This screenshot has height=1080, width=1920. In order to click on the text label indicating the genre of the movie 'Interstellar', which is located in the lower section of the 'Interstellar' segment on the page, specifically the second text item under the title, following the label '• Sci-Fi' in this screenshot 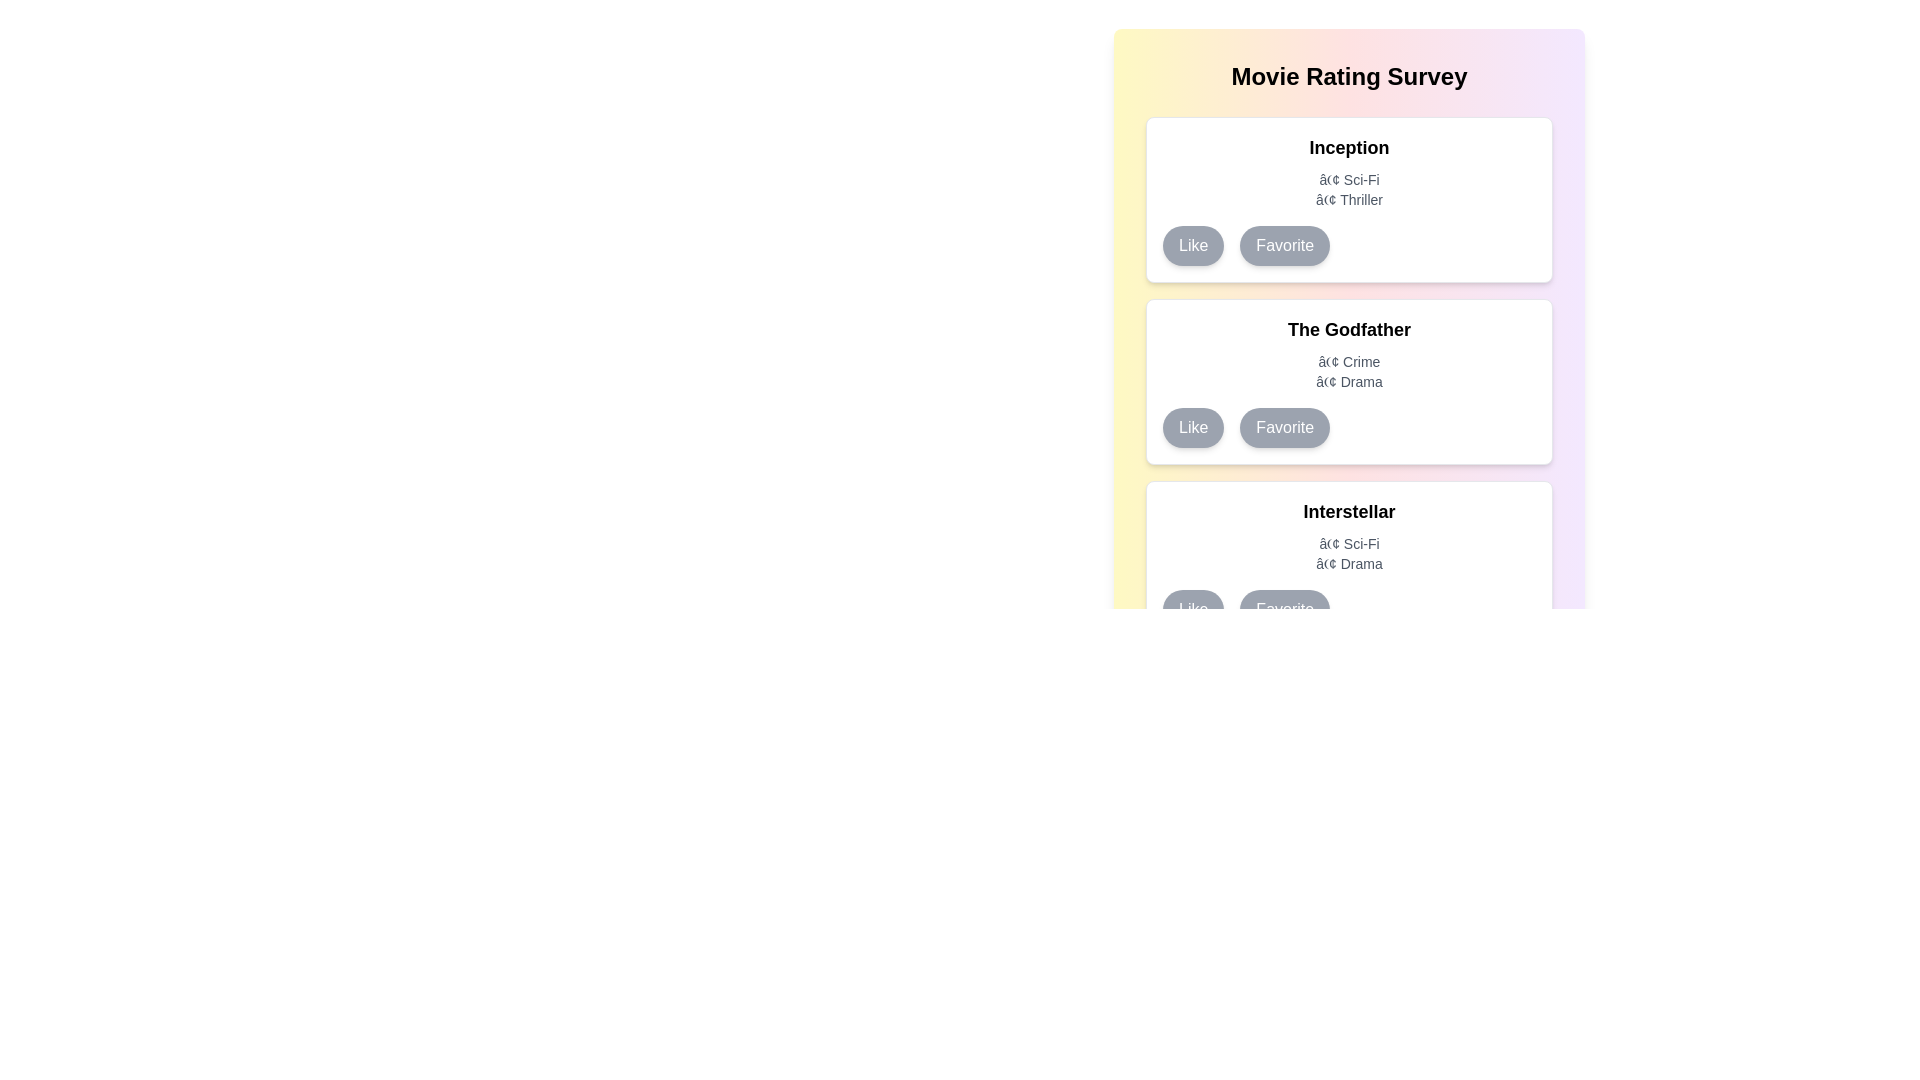, I will do `click(1349, 563)`.